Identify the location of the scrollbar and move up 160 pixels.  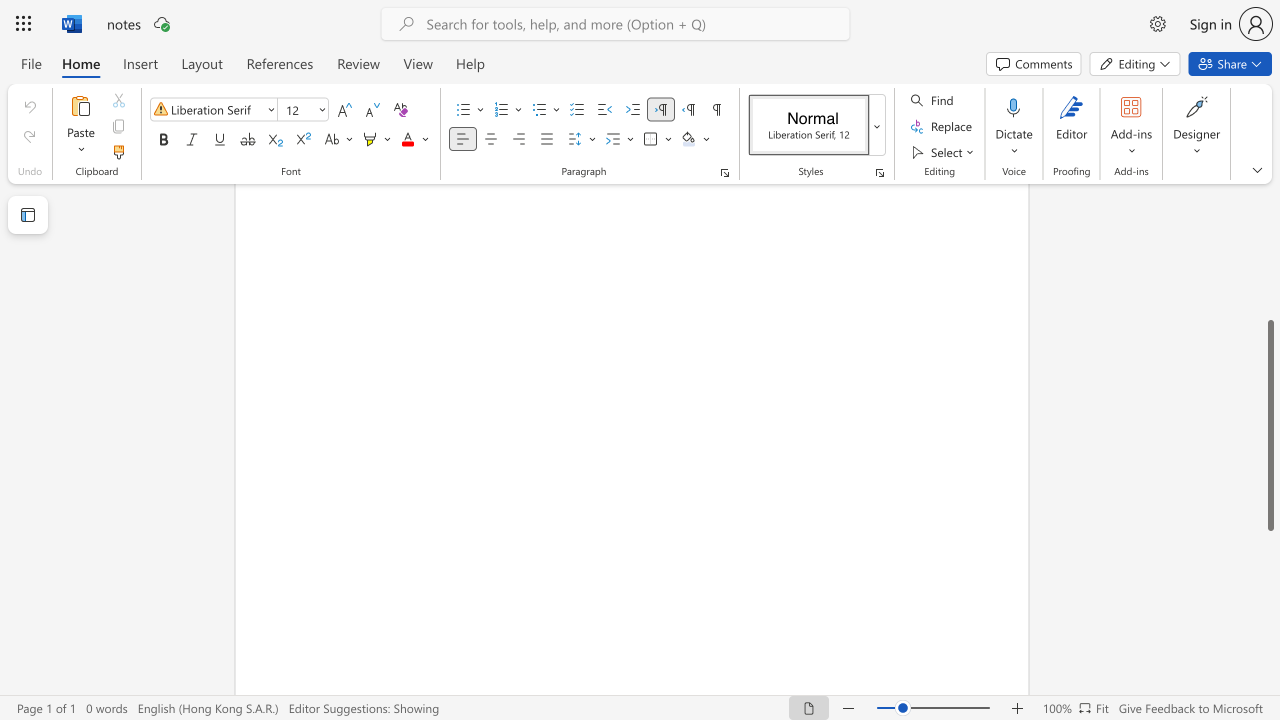
(1269, 424).